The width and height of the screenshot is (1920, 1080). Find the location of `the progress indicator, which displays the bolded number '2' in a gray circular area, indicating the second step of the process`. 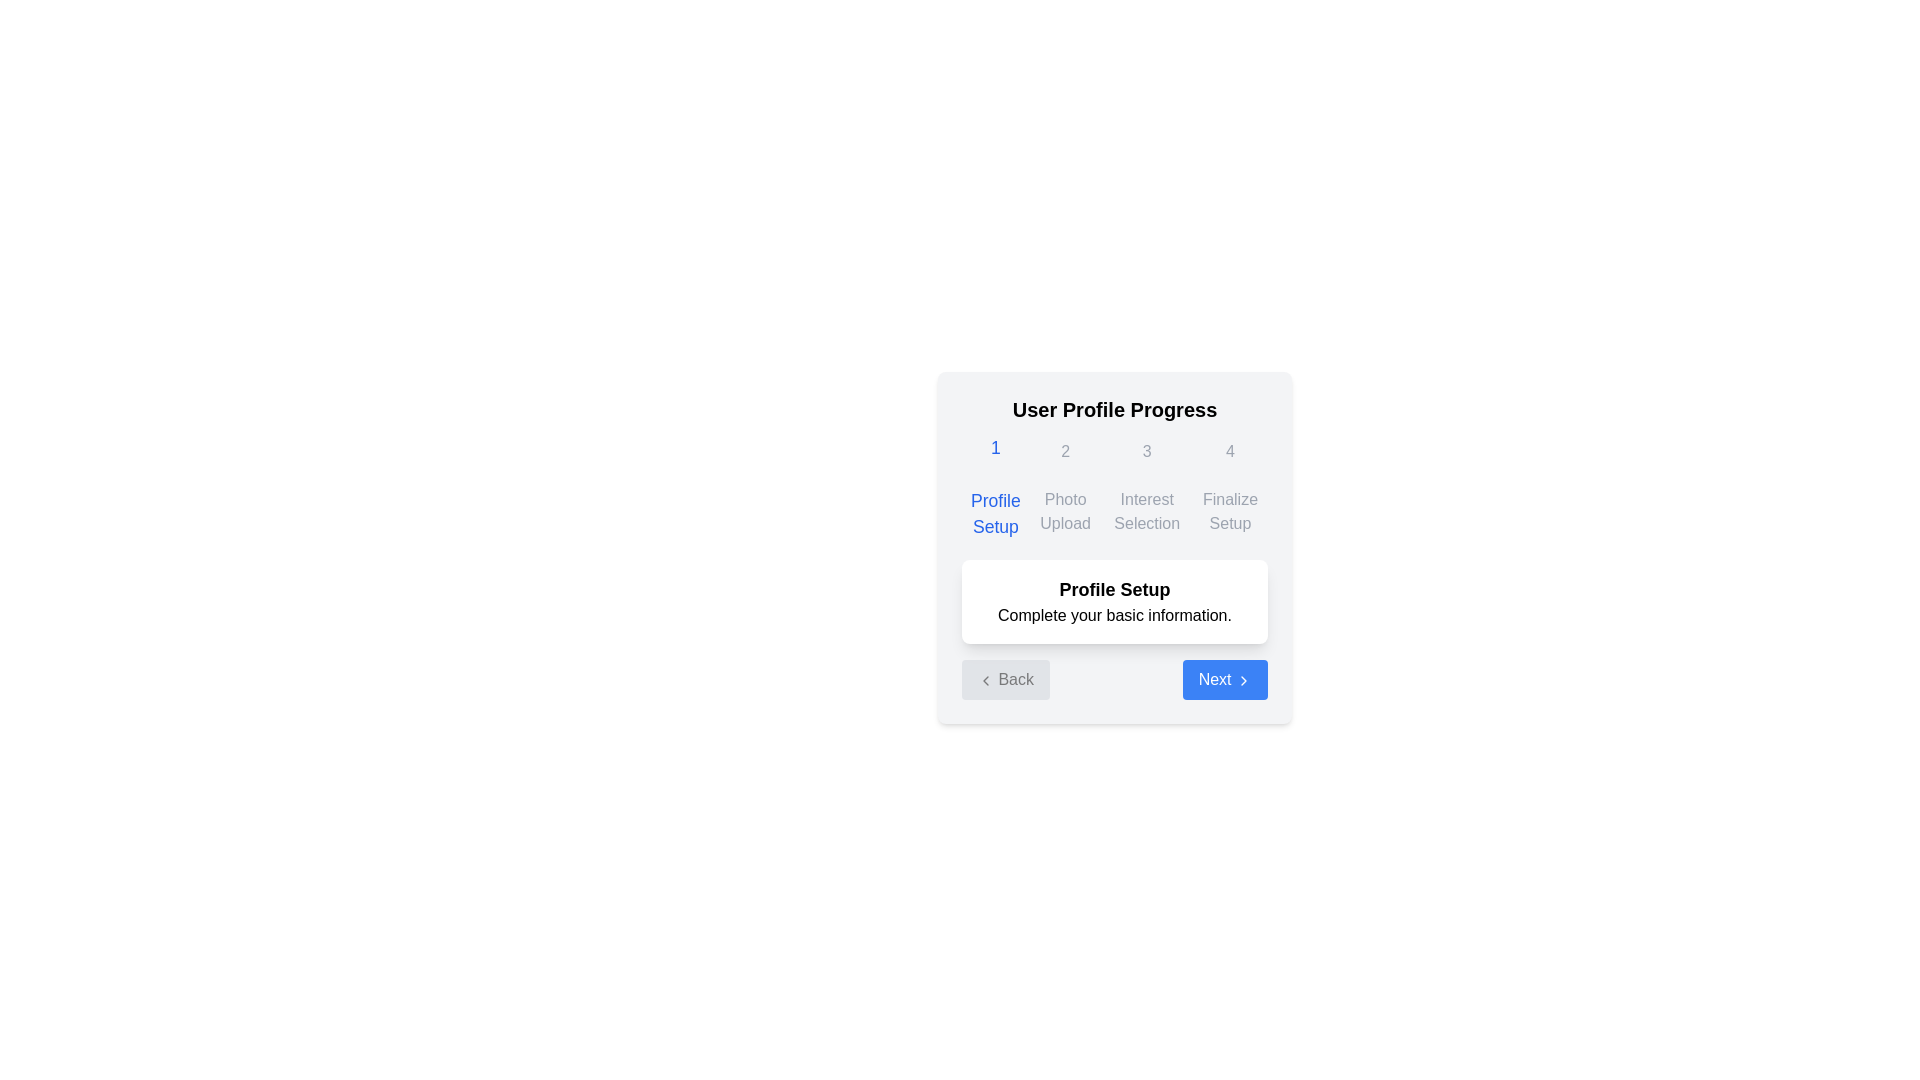

the progress indicator, which displays the bolded number '2' in a gray circular area, indicating the second step of the process is located at coordinates (1064, 459).